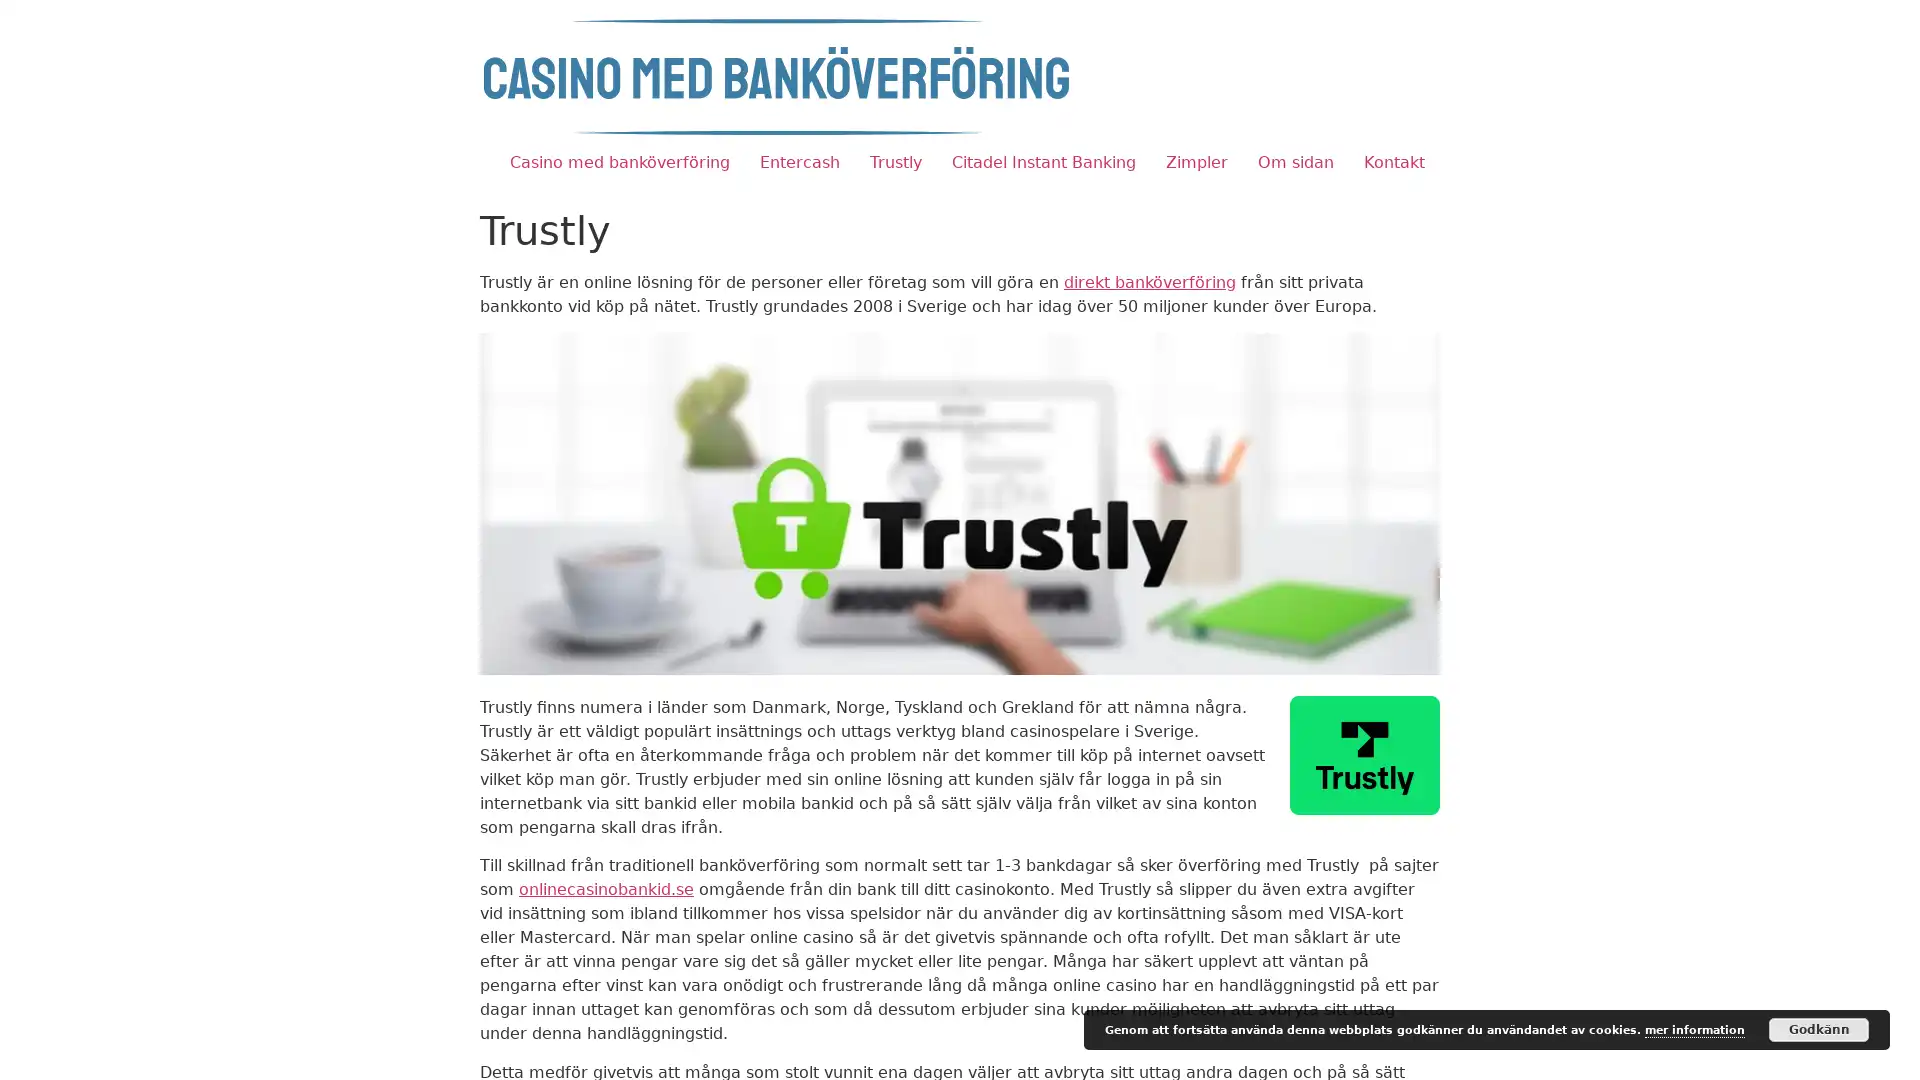  What do you see at coordinates (1819, 1029) in the screenshot?
I see `Godkann` at bounding box center [1819, 1029].